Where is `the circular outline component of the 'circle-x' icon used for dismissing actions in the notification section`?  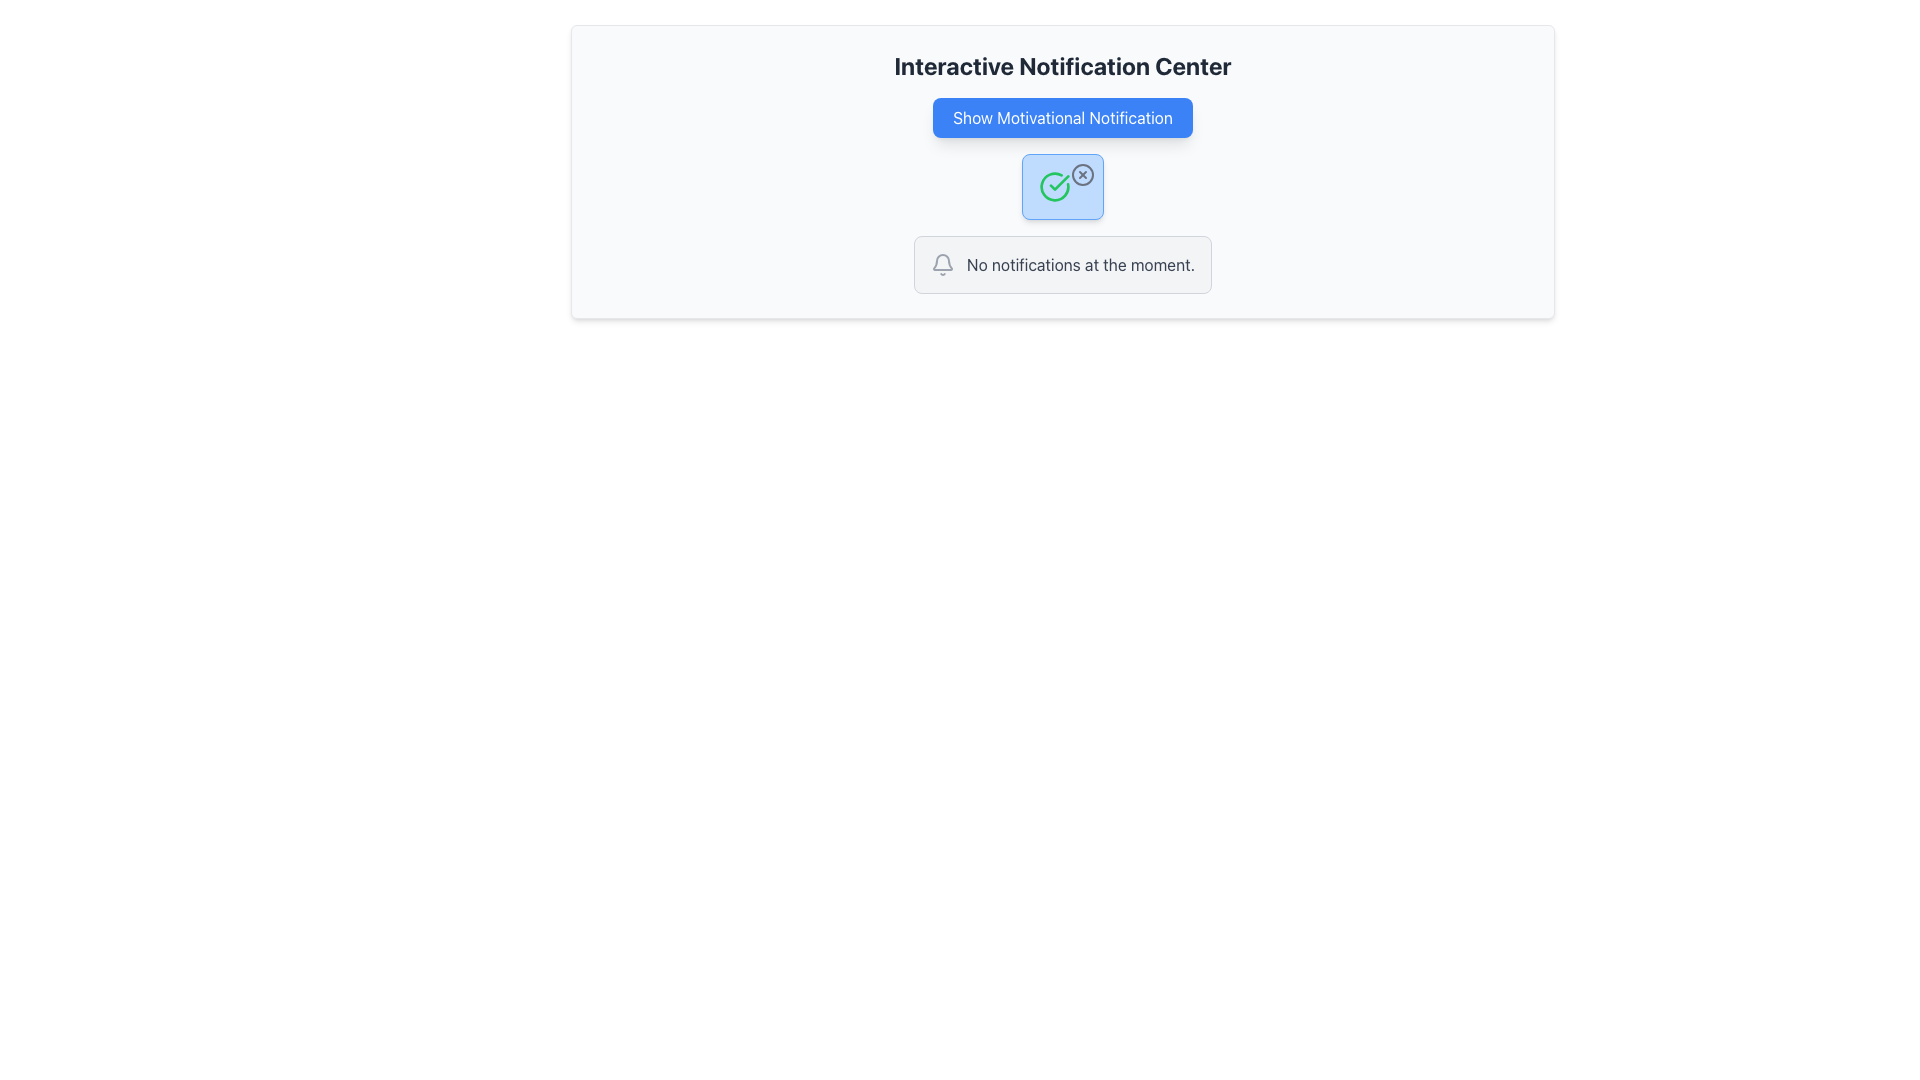
the circular outline component of the 'circle-x' icon used for dismissing actions in the notification section is located at coordinates (1082, 173).